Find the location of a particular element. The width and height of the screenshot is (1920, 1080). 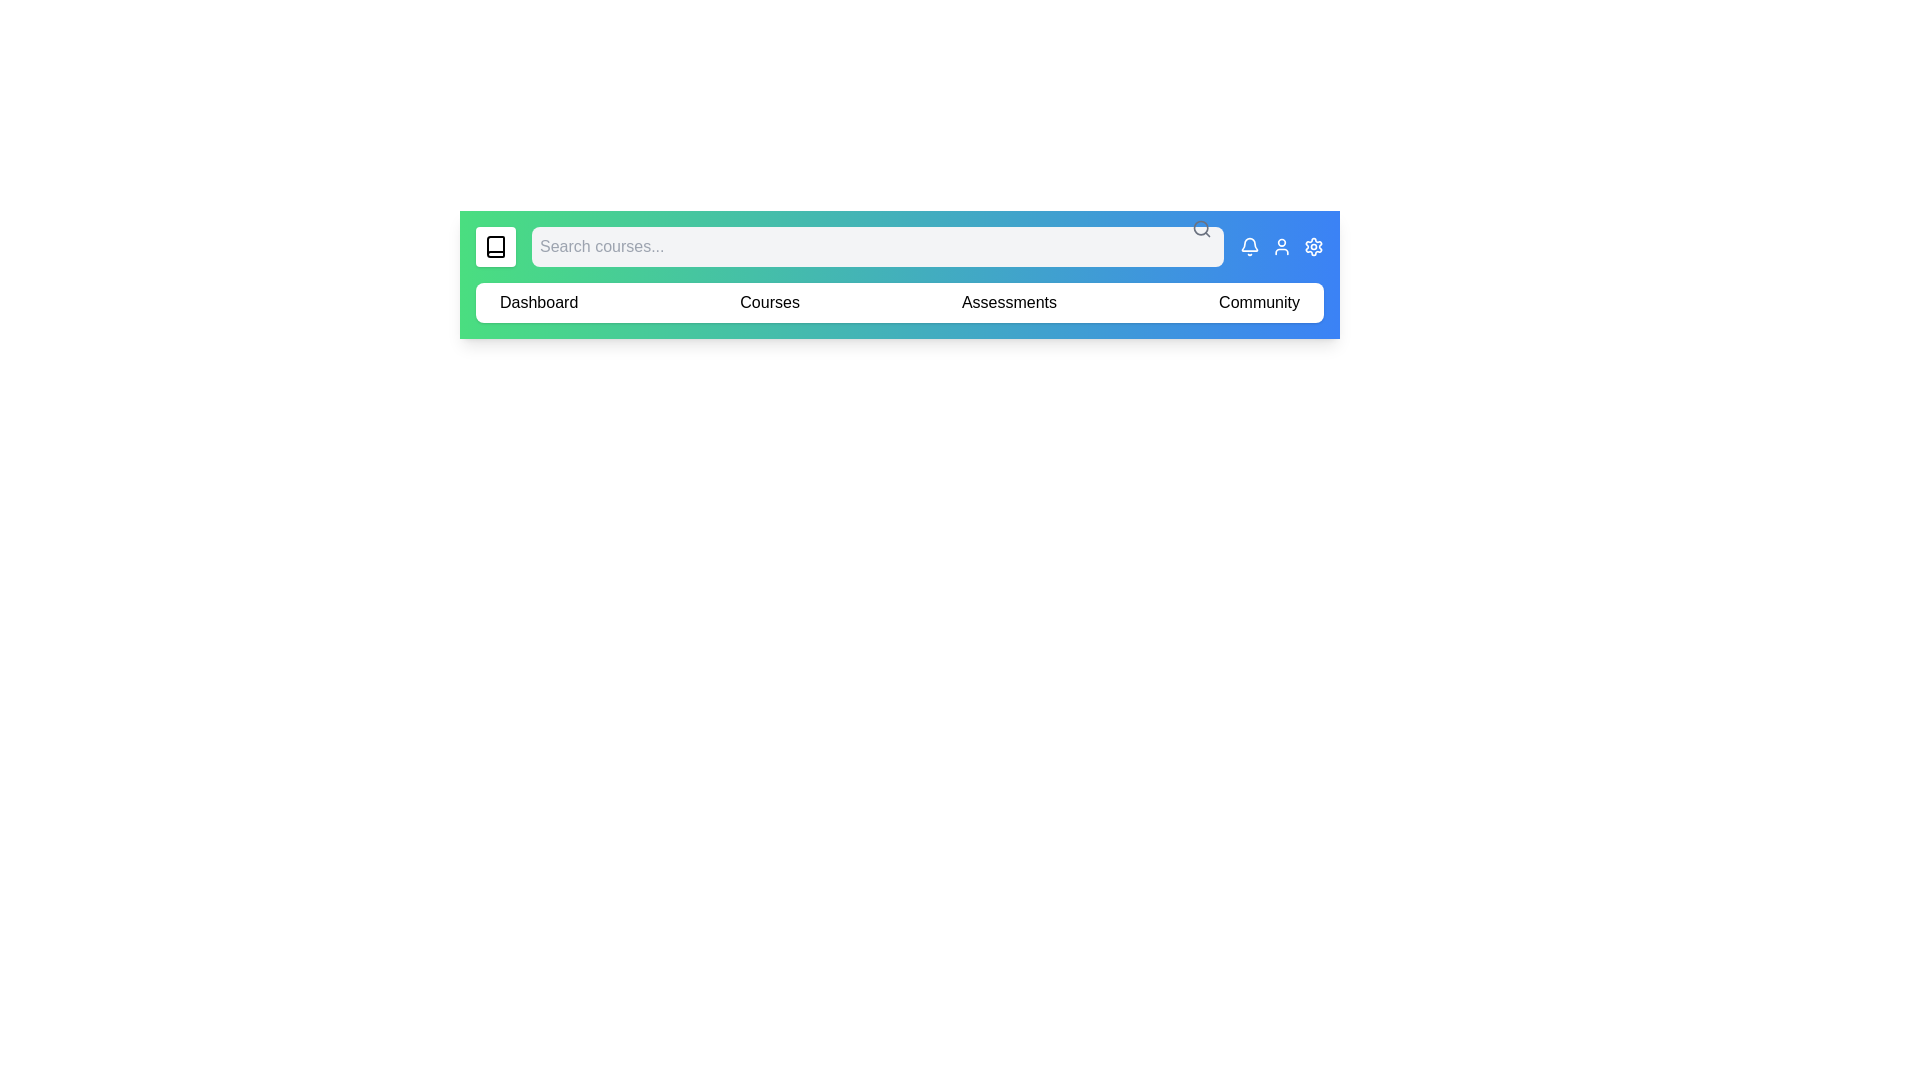

menu button to toggle the navigation menu is located at coordinates (495, 245).